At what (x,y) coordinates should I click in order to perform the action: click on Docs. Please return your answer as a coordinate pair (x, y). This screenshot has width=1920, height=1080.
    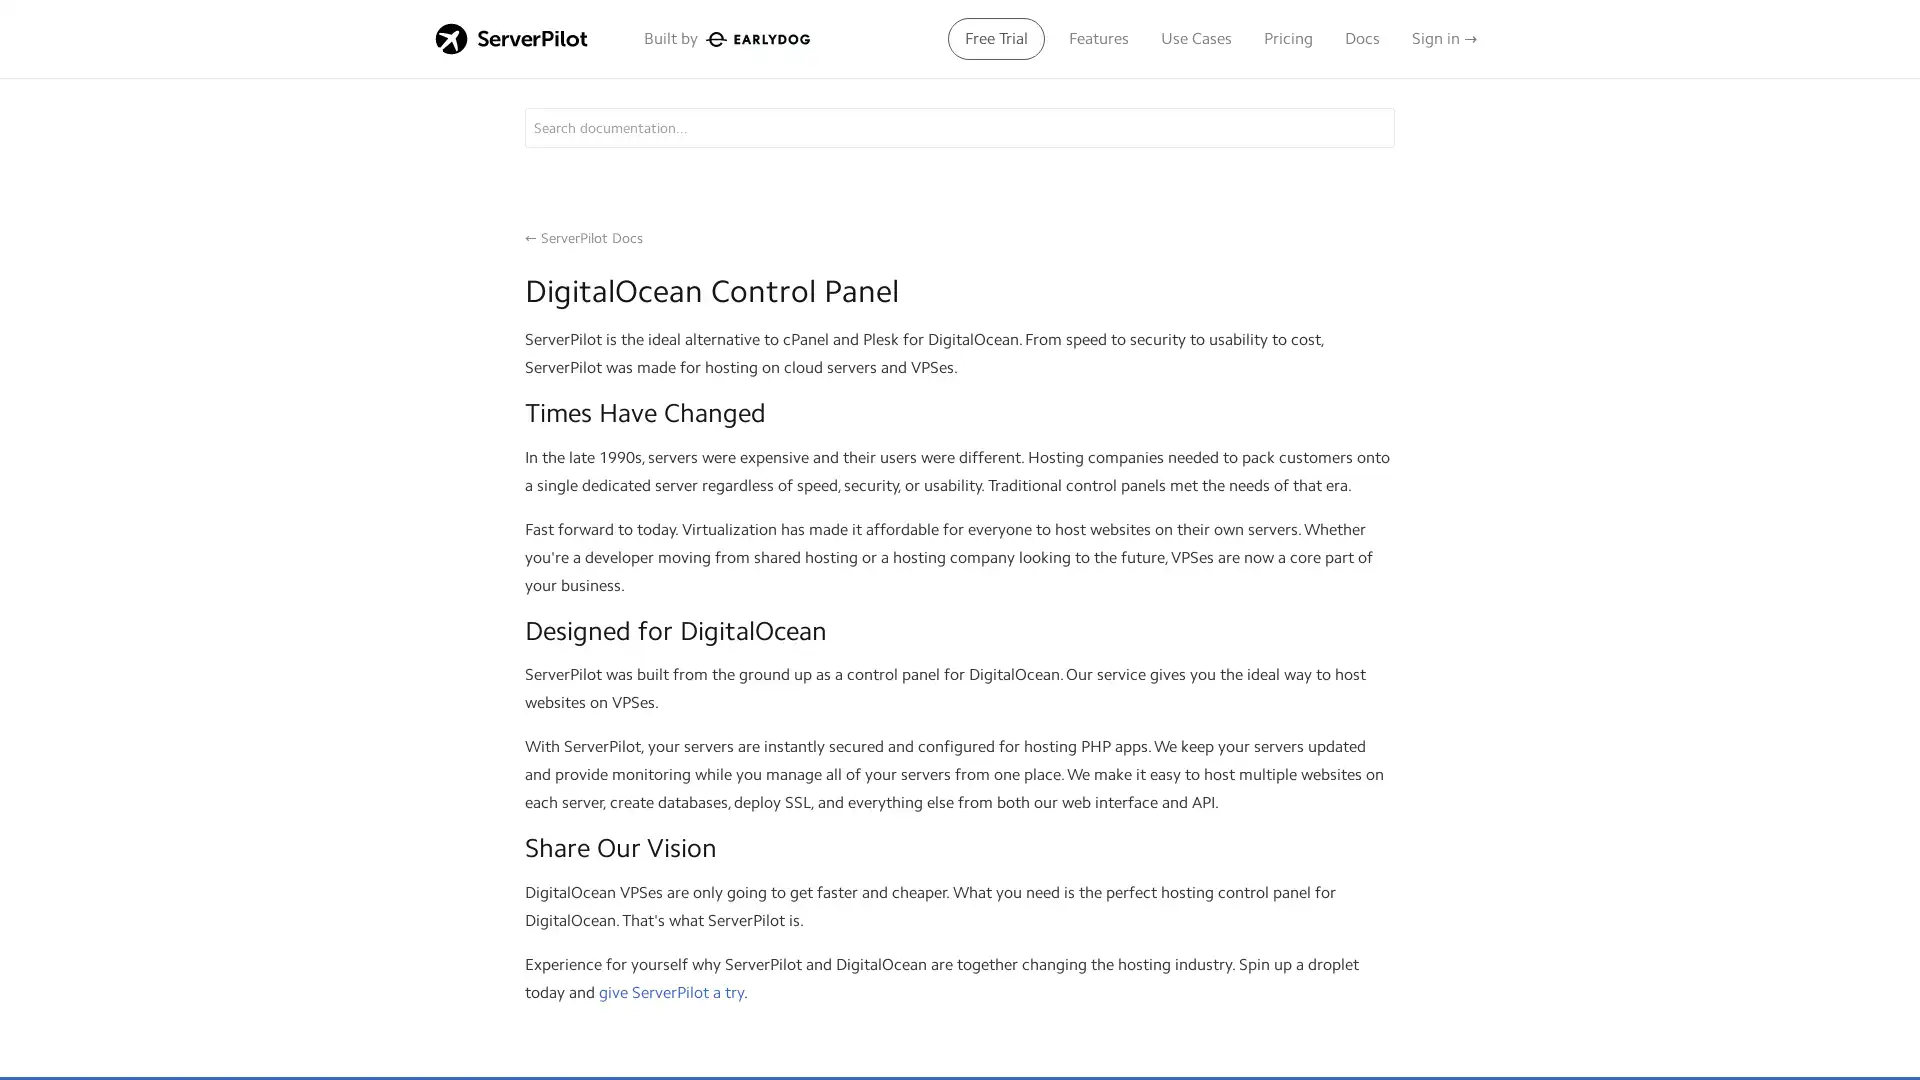
    Looking at the image, I should click on (1361, 38).